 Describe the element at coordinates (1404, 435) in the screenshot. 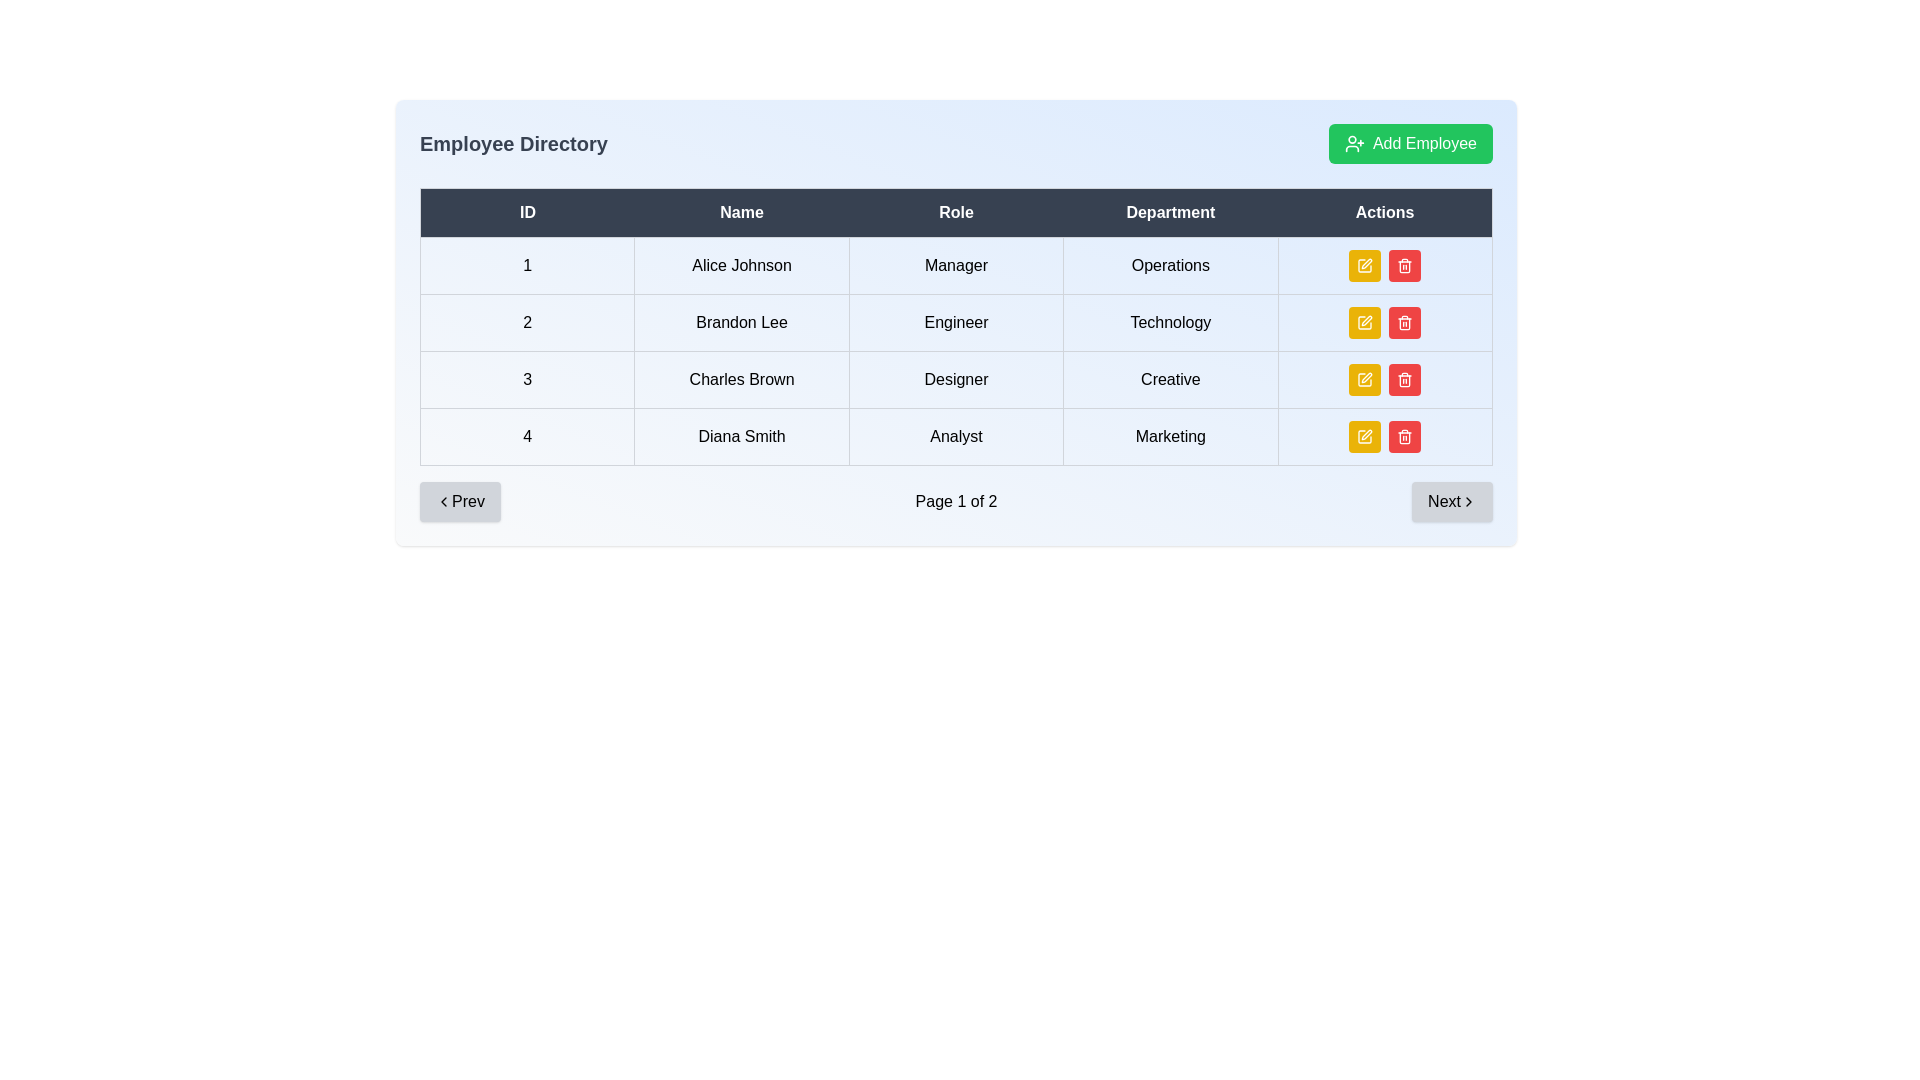

I see `the delete button located in the 'Actions' column of the data table for the entry 'Diana Smith'` at that location.